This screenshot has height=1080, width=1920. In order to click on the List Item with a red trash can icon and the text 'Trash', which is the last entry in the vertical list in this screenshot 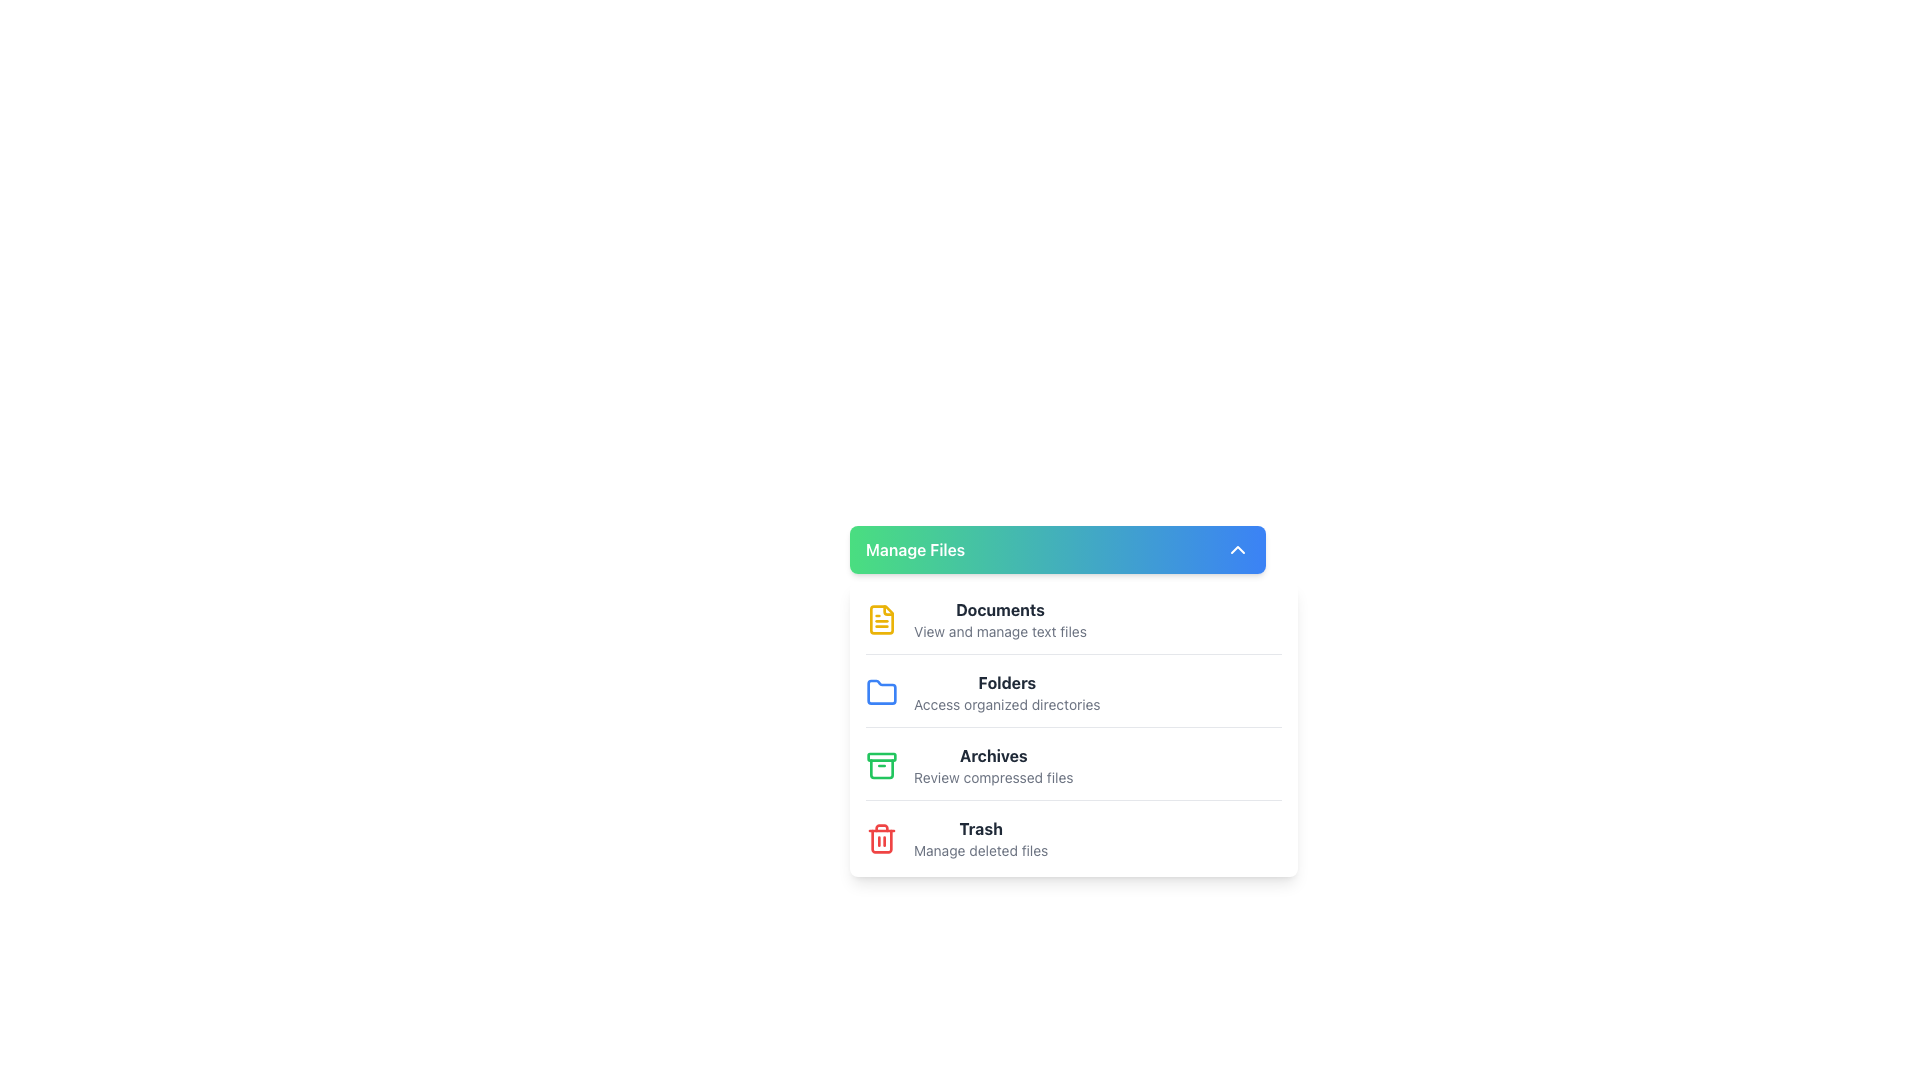, I will do `click(1073, 839)`.